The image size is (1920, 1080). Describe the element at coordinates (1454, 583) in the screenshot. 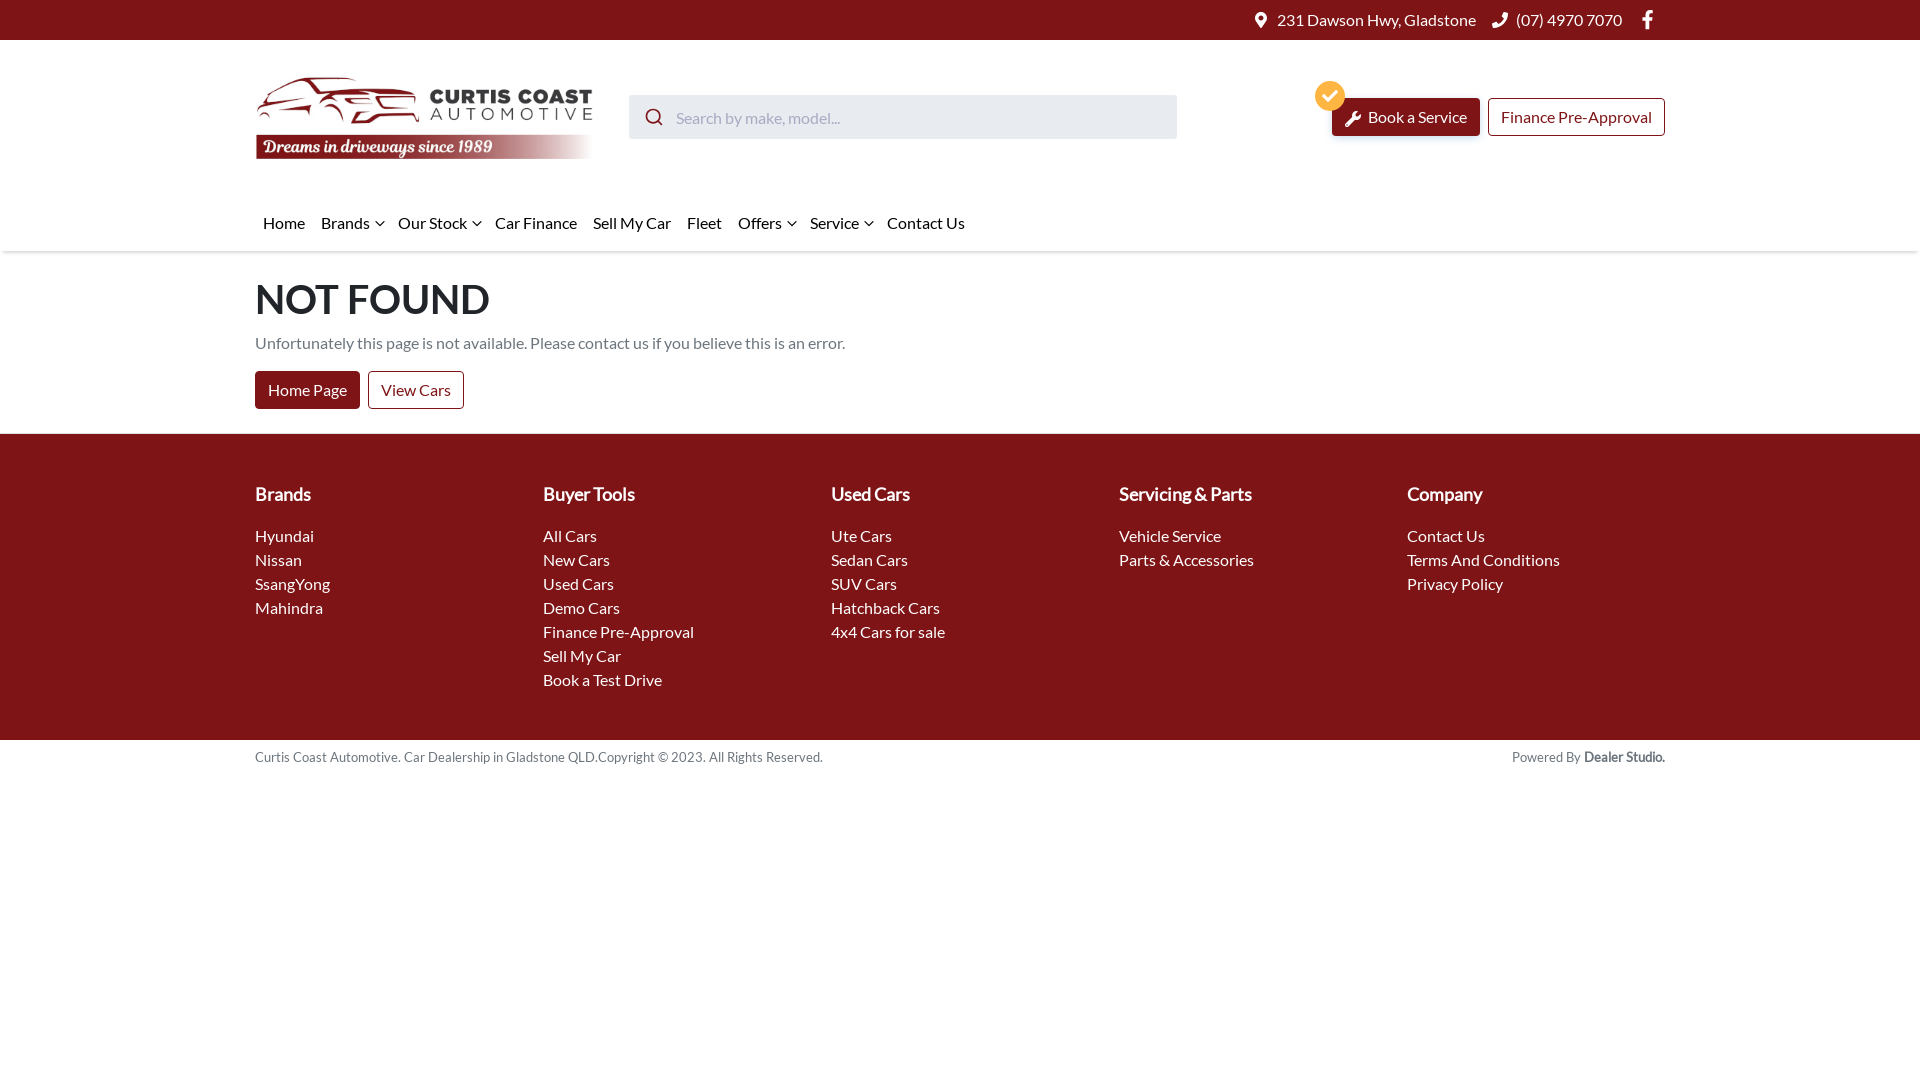

I see `'Privacy Policy'` at that location.